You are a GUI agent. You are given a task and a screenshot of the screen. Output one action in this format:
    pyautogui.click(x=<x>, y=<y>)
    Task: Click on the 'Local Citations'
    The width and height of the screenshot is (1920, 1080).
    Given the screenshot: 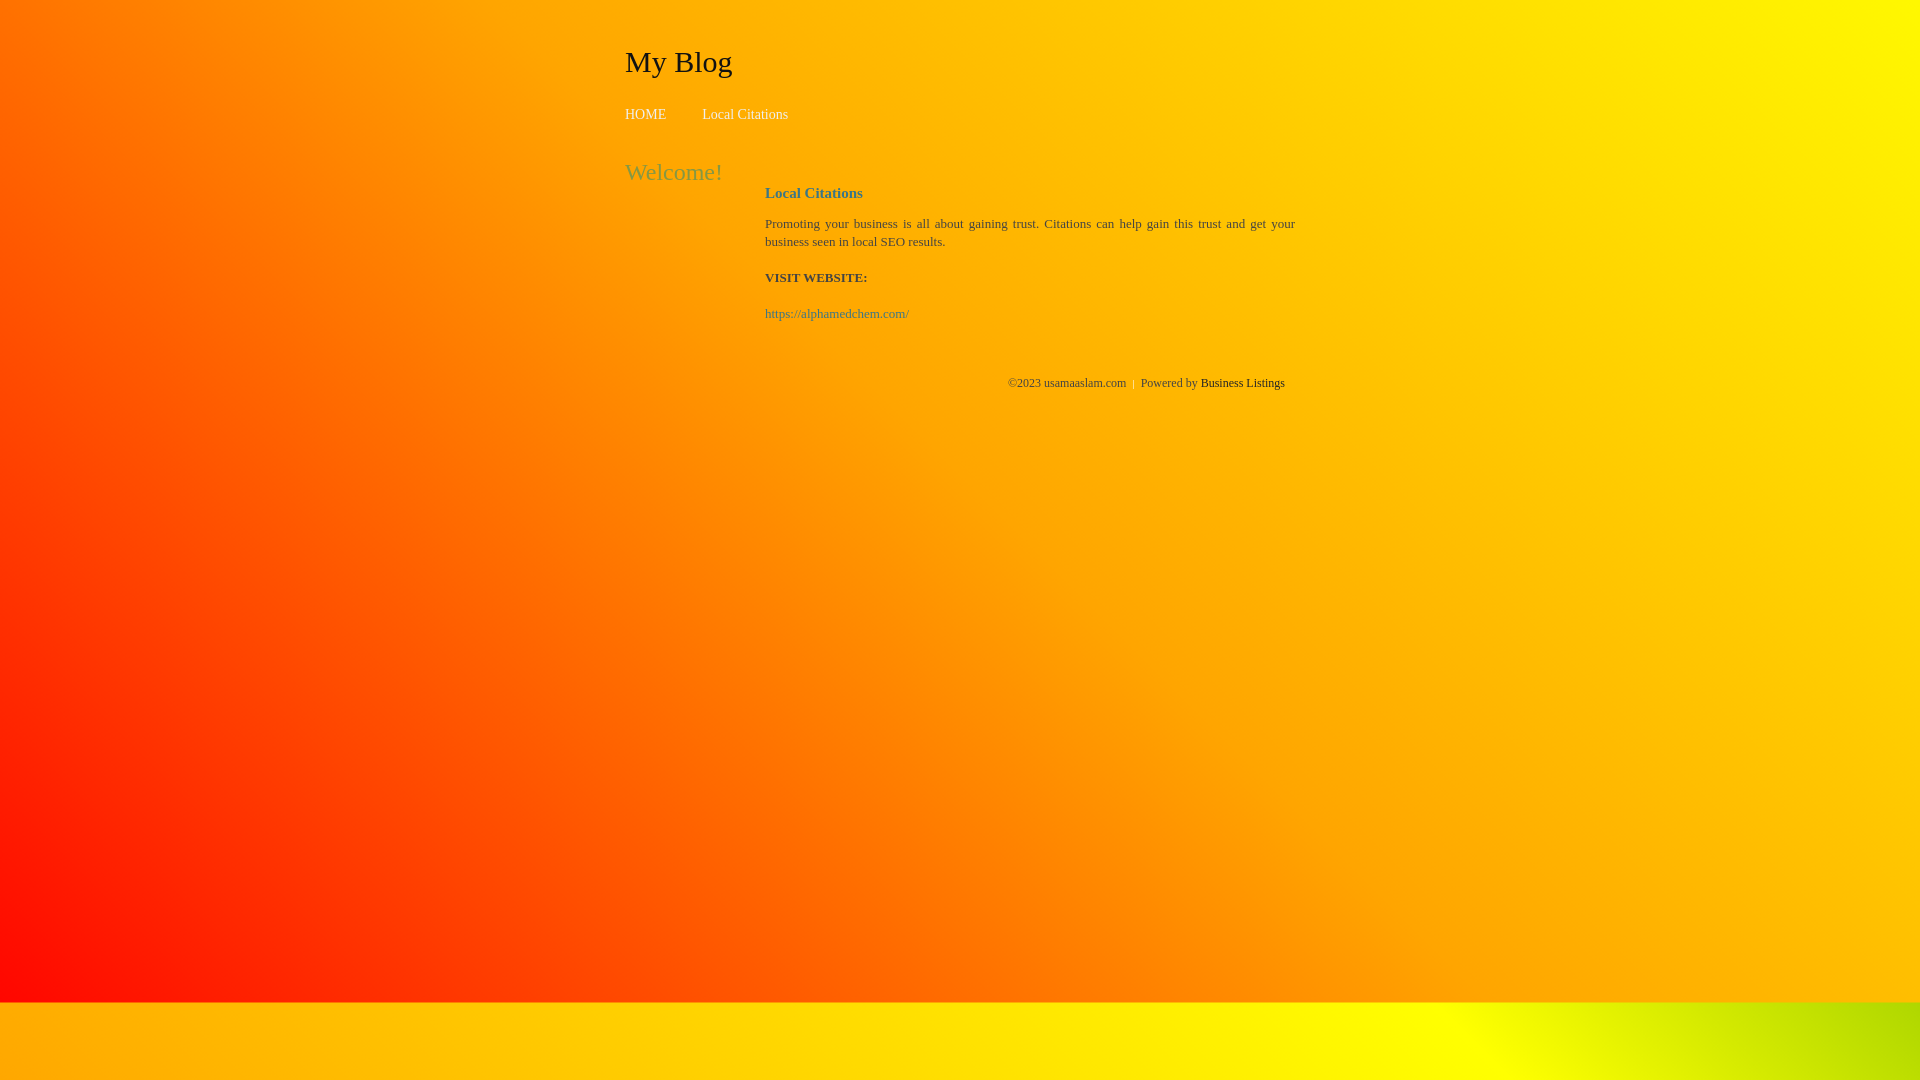 What is the action you would take?
    pyautogui.click(x=743, y=114)
    